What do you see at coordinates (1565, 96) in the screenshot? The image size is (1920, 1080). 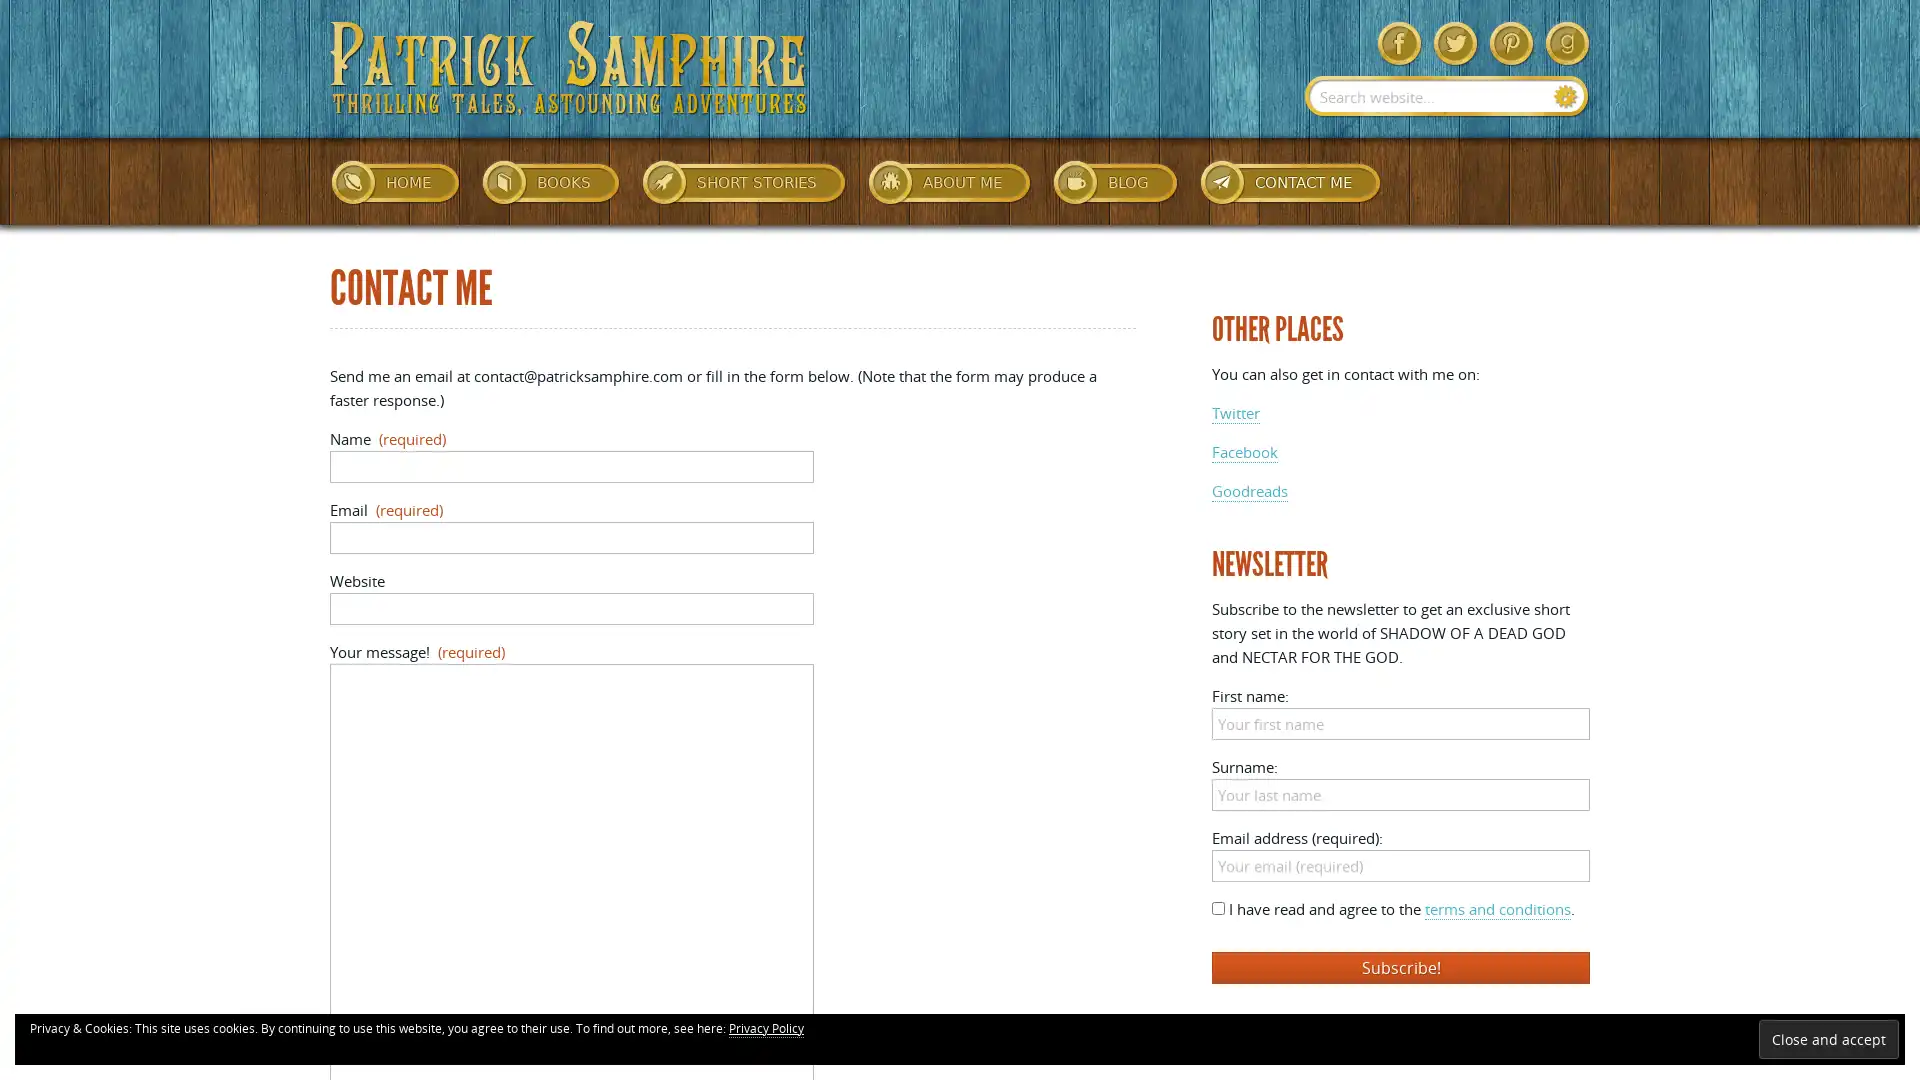 I see `Search` at bounding box center [1565, 96].